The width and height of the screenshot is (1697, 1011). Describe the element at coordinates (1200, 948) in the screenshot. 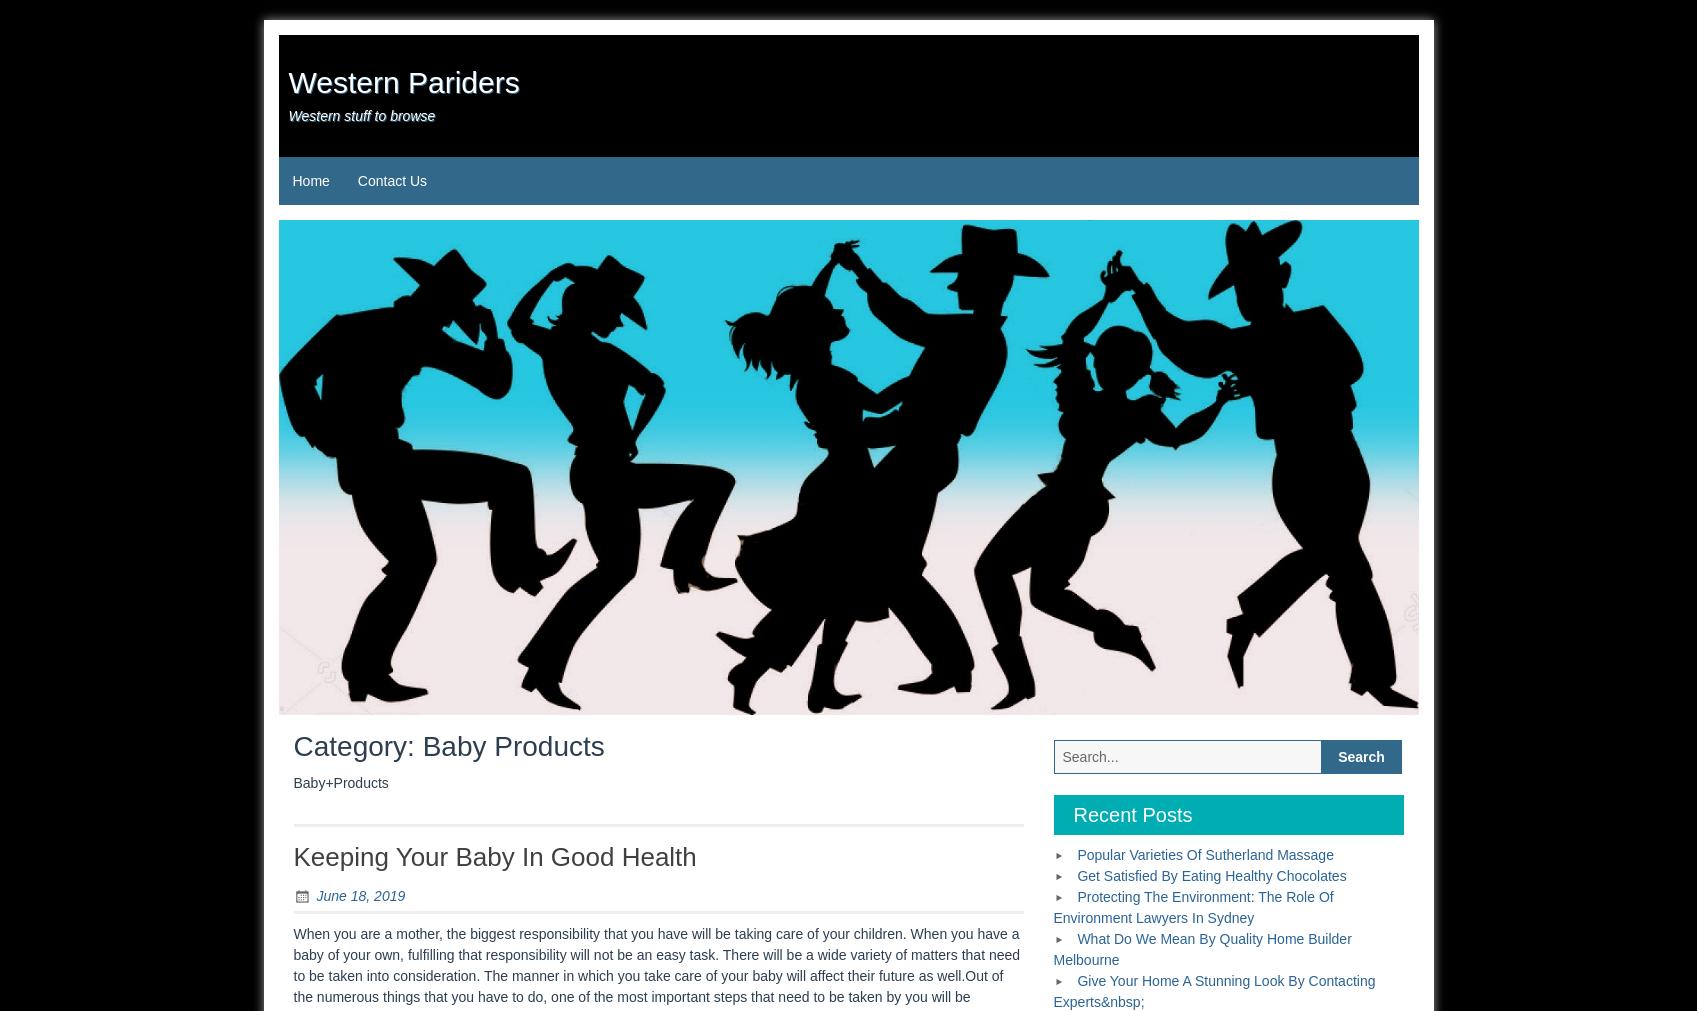

I see `'What Do We Mean By Quality Home Builder Melbourne'` at that location.